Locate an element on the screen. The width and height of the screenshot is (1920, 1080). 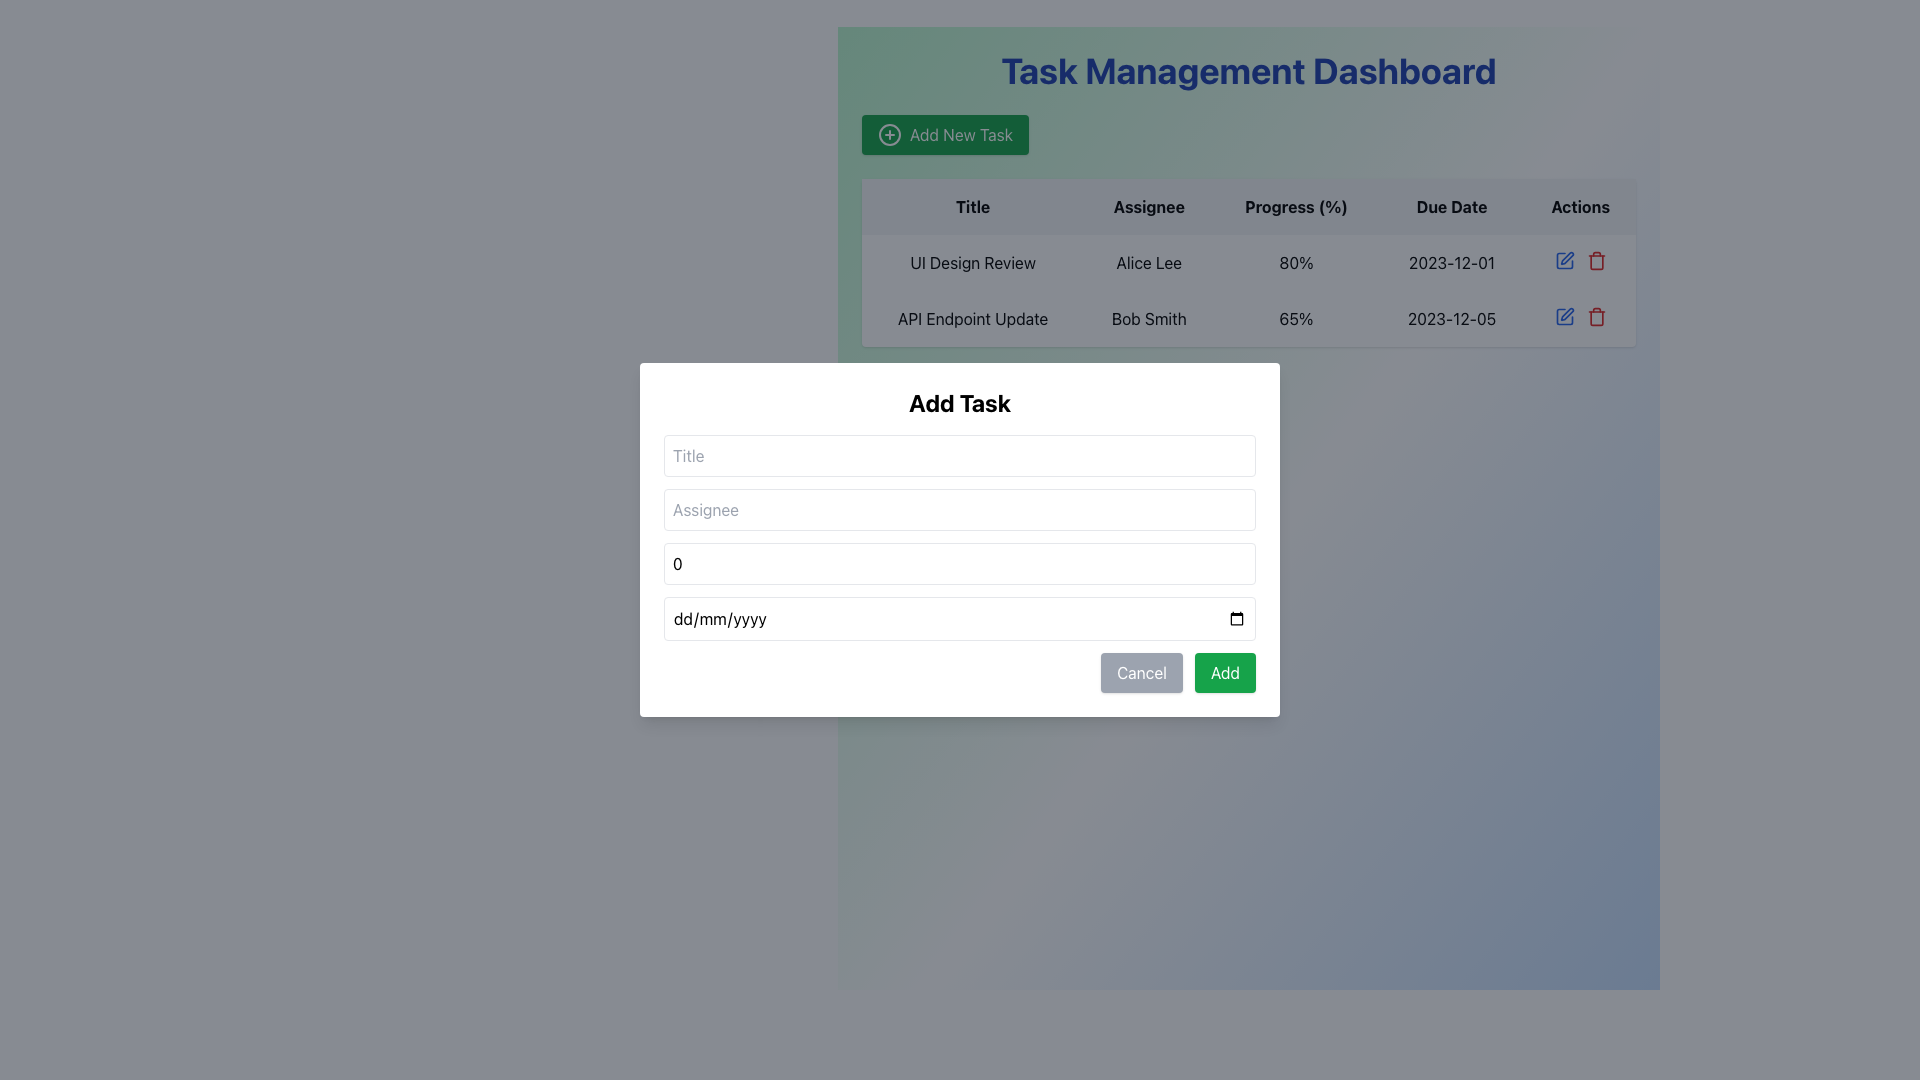
the 'Add New Task' button, which is a green rectangular button with white text and a circular plus icon, located below the 'Task Management Dashboard' header is located at coordinates (944, 135).